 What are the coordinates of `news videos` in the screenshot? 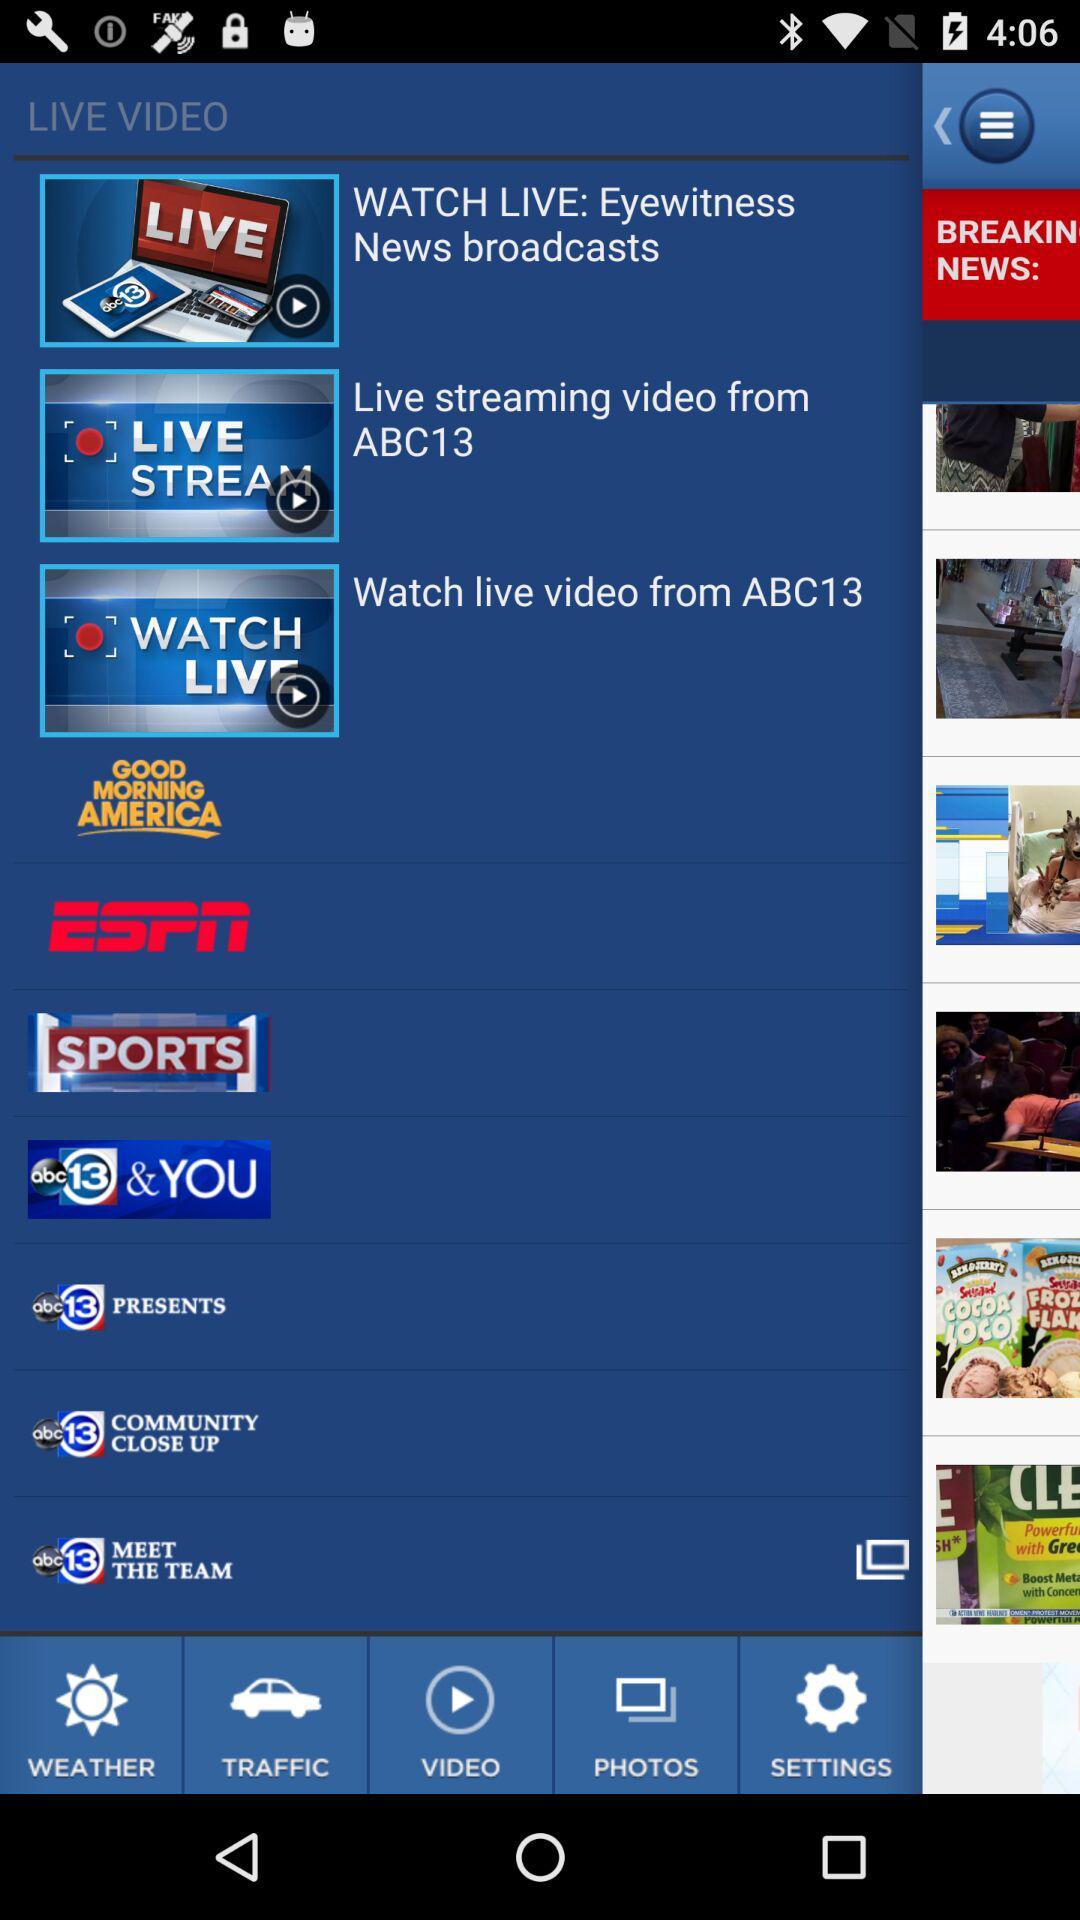 It's located at (460, 1714).